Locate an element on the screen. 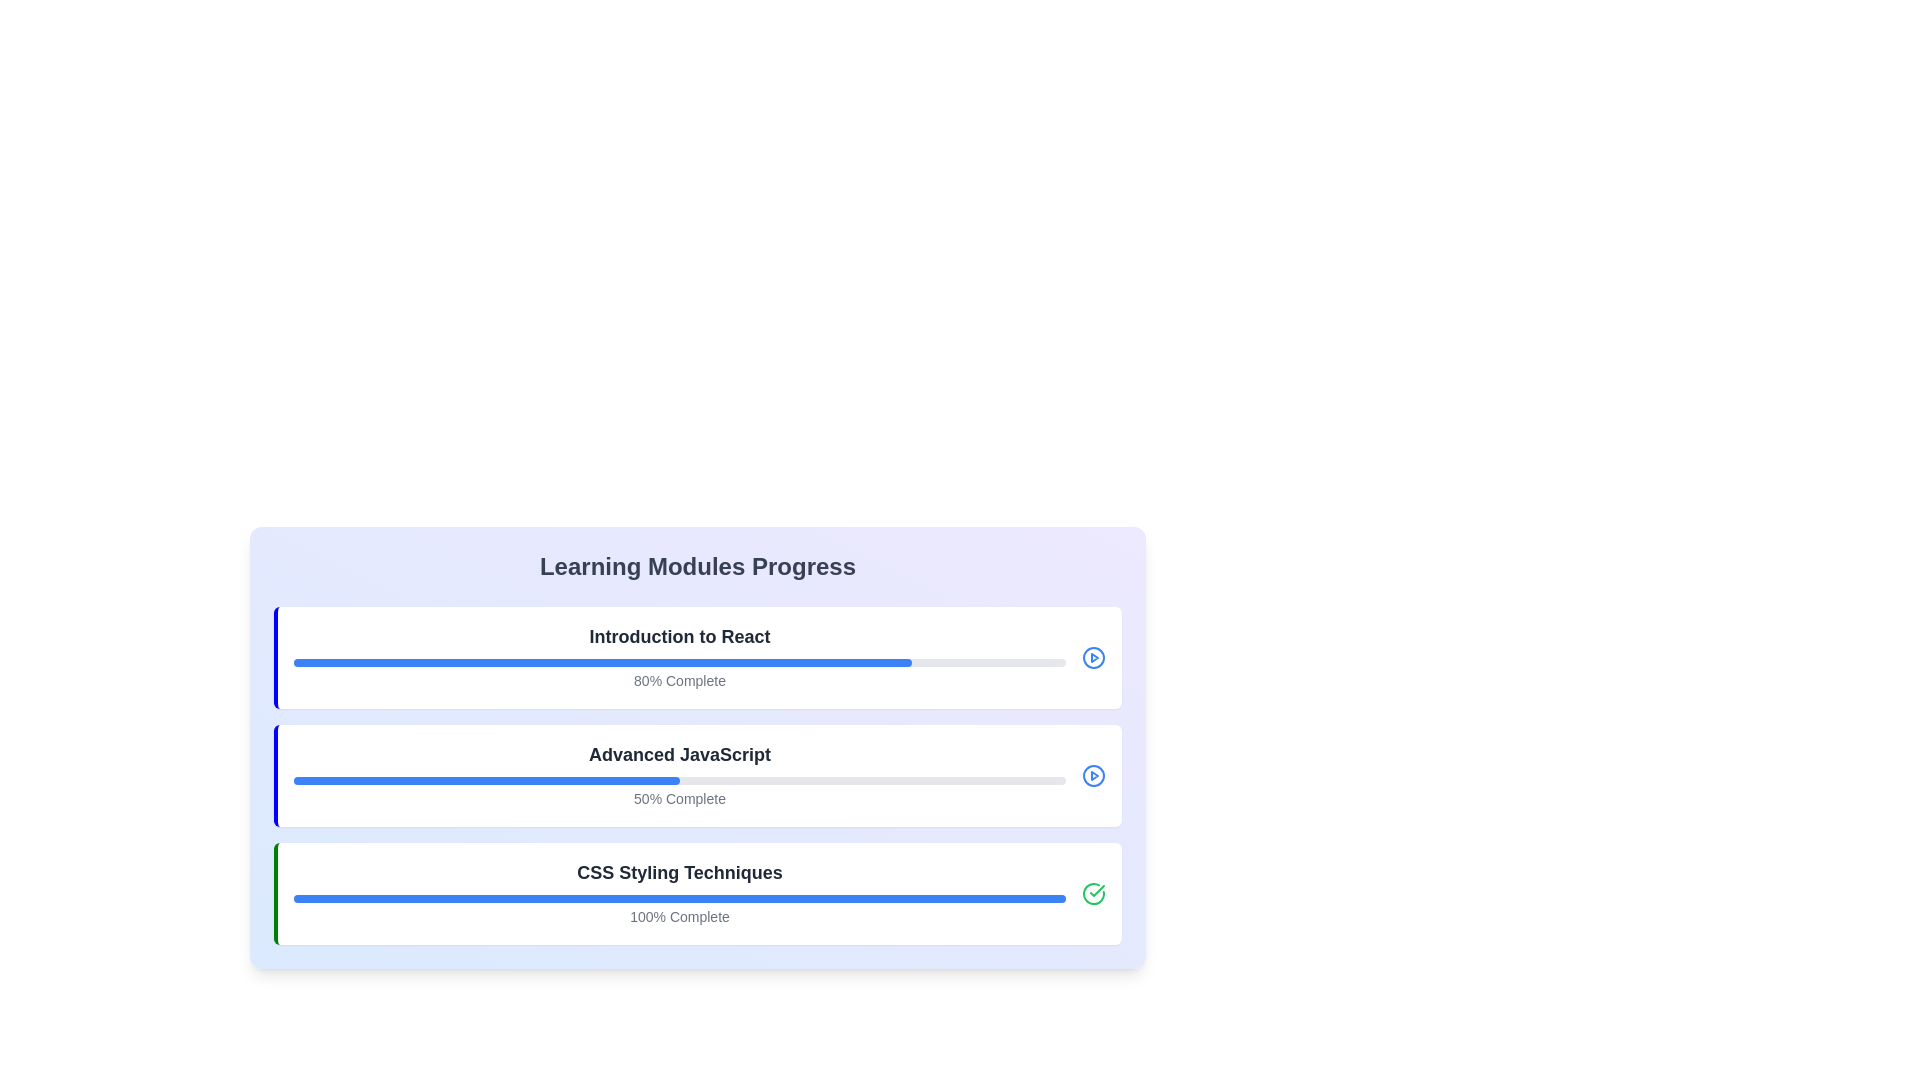 The height and width of the screenshot is (1080, 1920). the text label displaying the completion percentage of the 'Introduction to React' module, which is positioned below the progress bar is located at coordinates (680, 680).